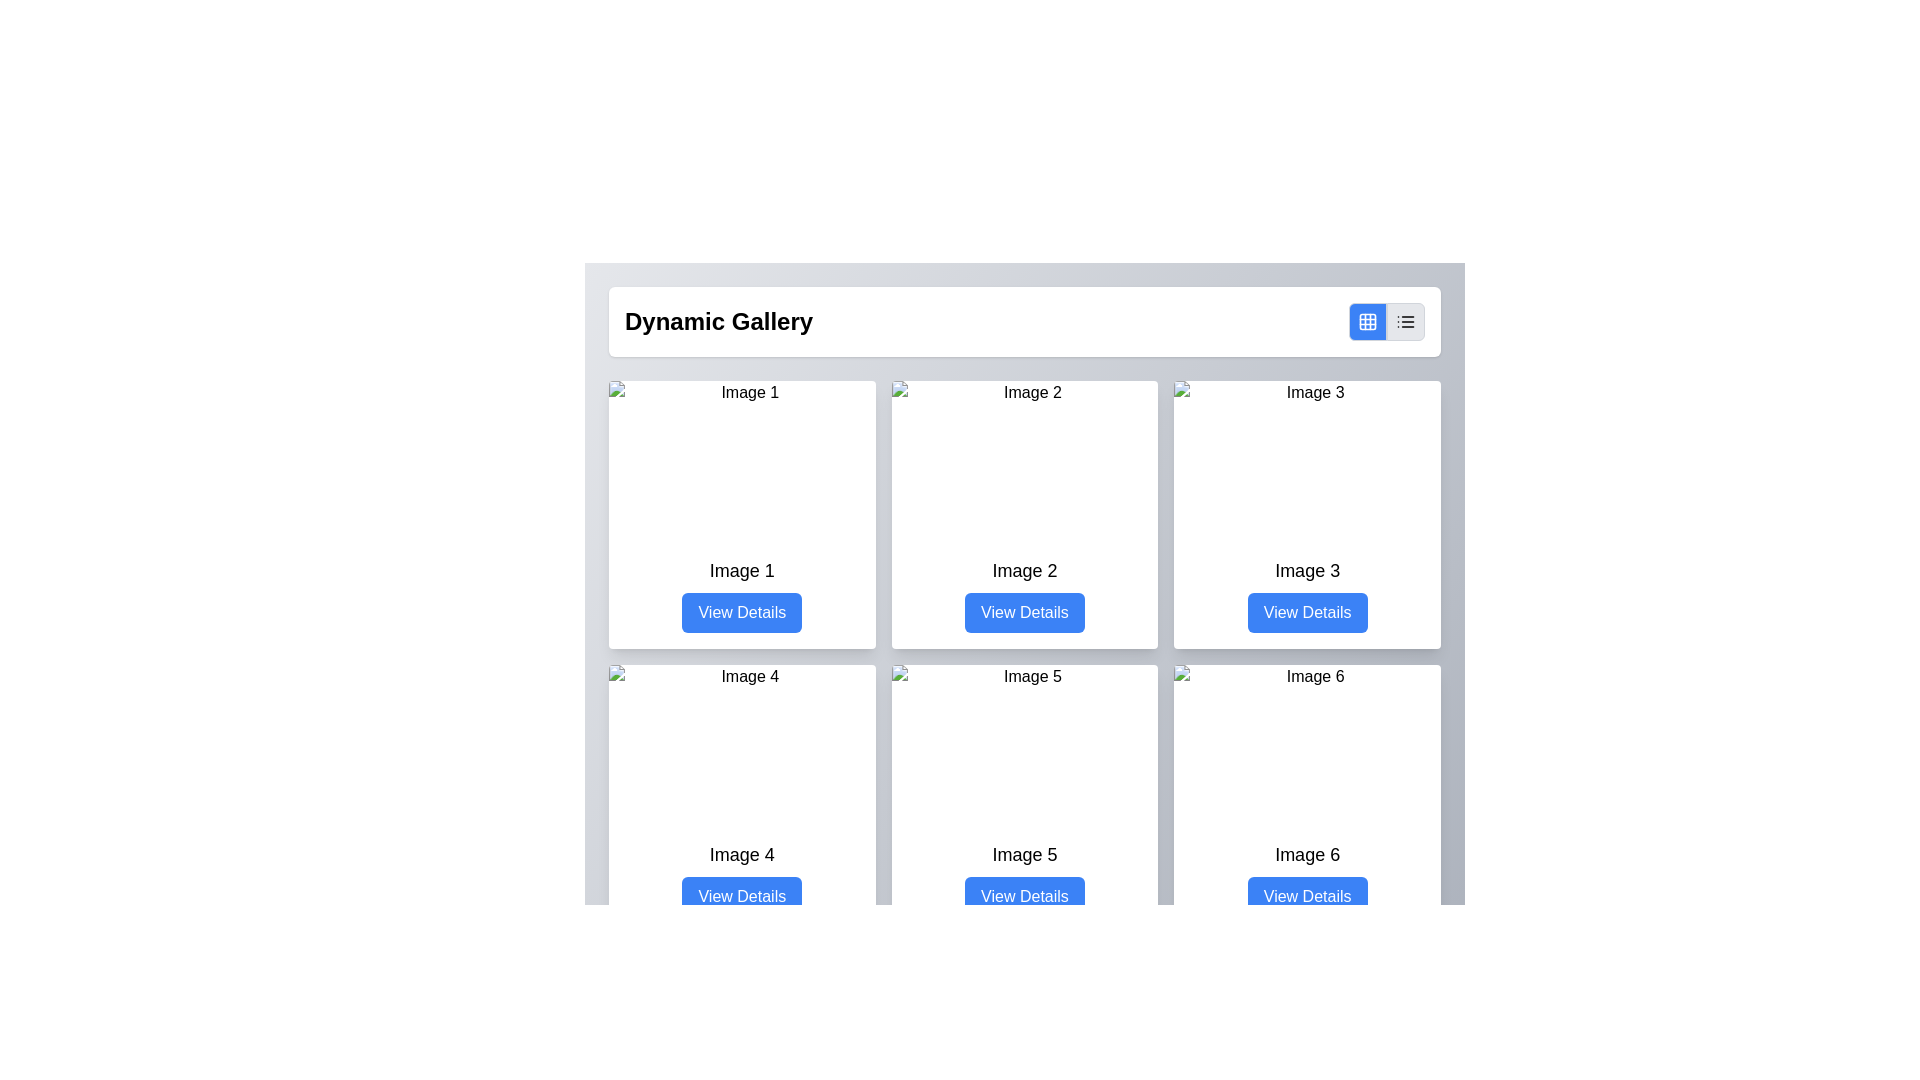 The image size is (1920, 1080). Describe the element at coordinates (1367, 320) in the screenshot. I see `the square button with a blue background and a white grid layout icon located in the top-right corner` at that location.